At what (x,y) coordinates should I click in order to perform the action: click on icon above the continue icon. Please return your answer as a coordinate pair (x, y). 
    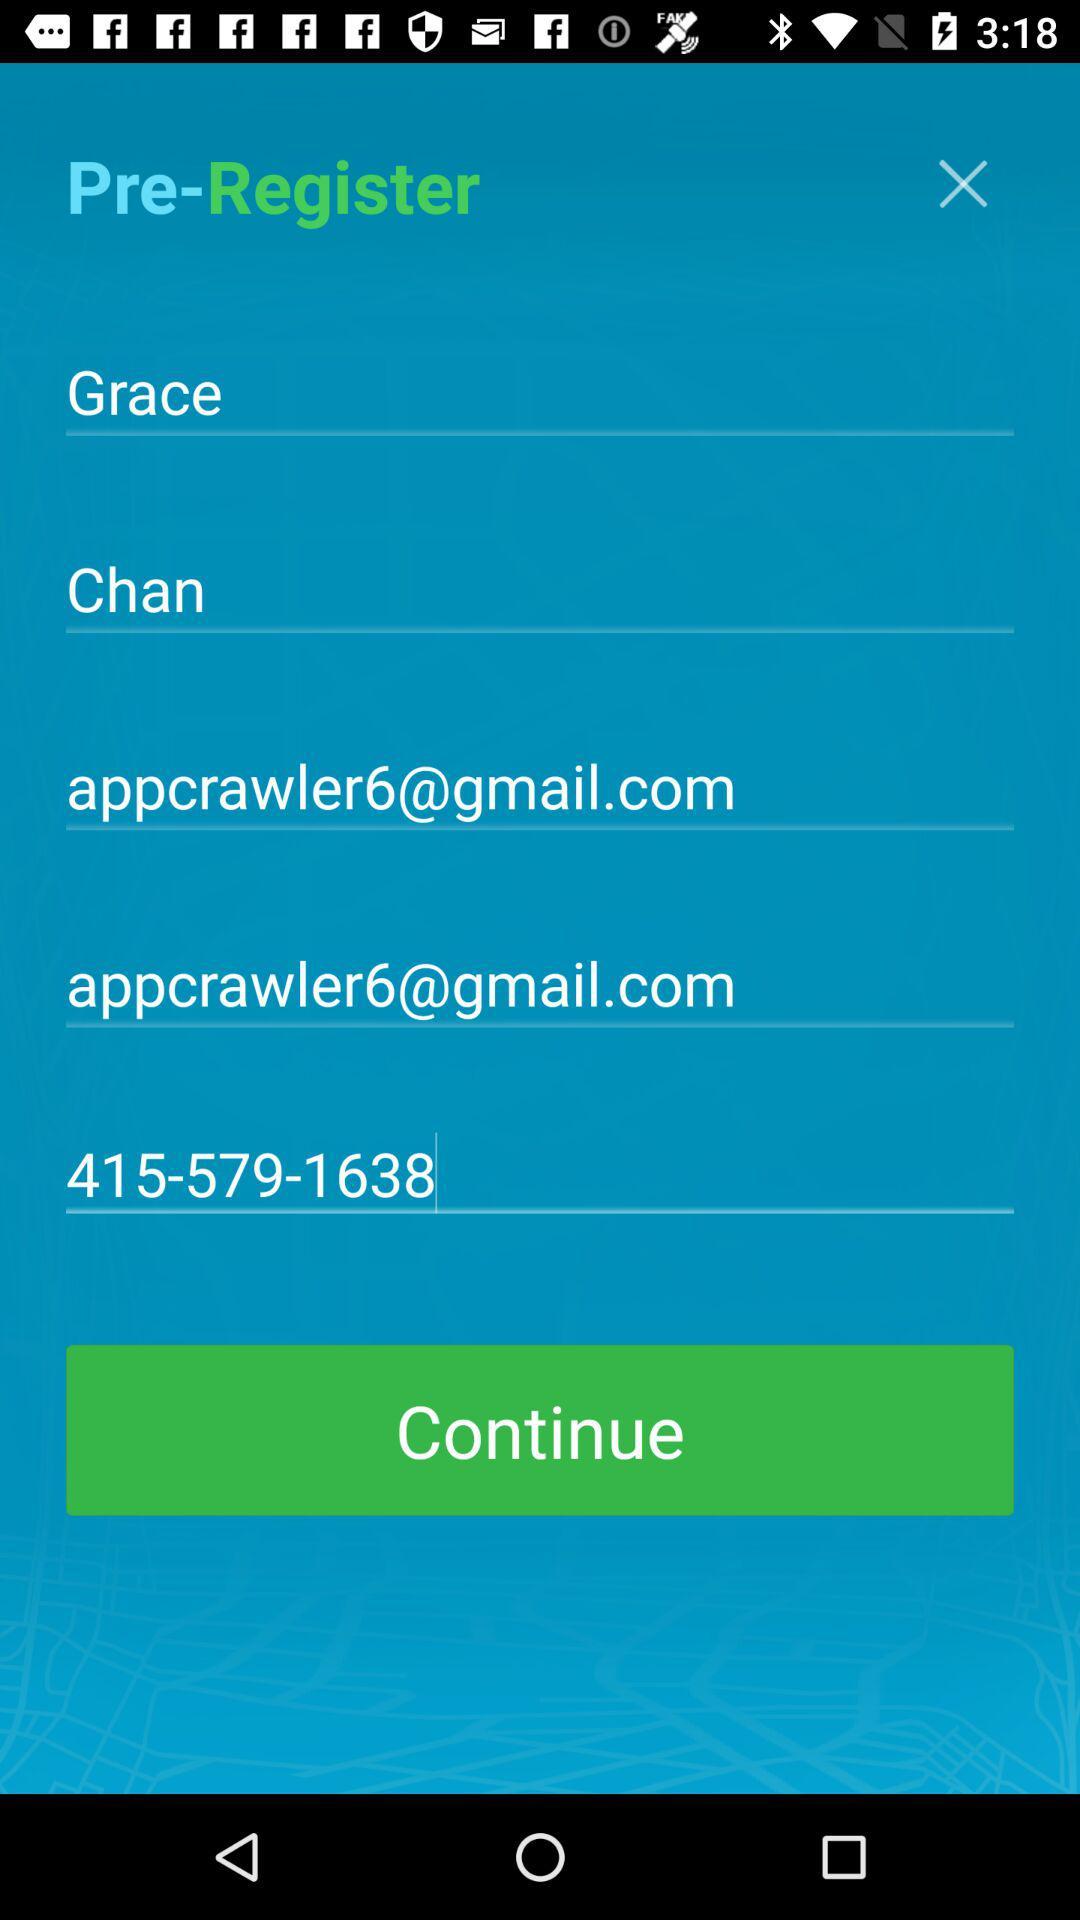
    Looking at the image, I should click on (540, 1172).